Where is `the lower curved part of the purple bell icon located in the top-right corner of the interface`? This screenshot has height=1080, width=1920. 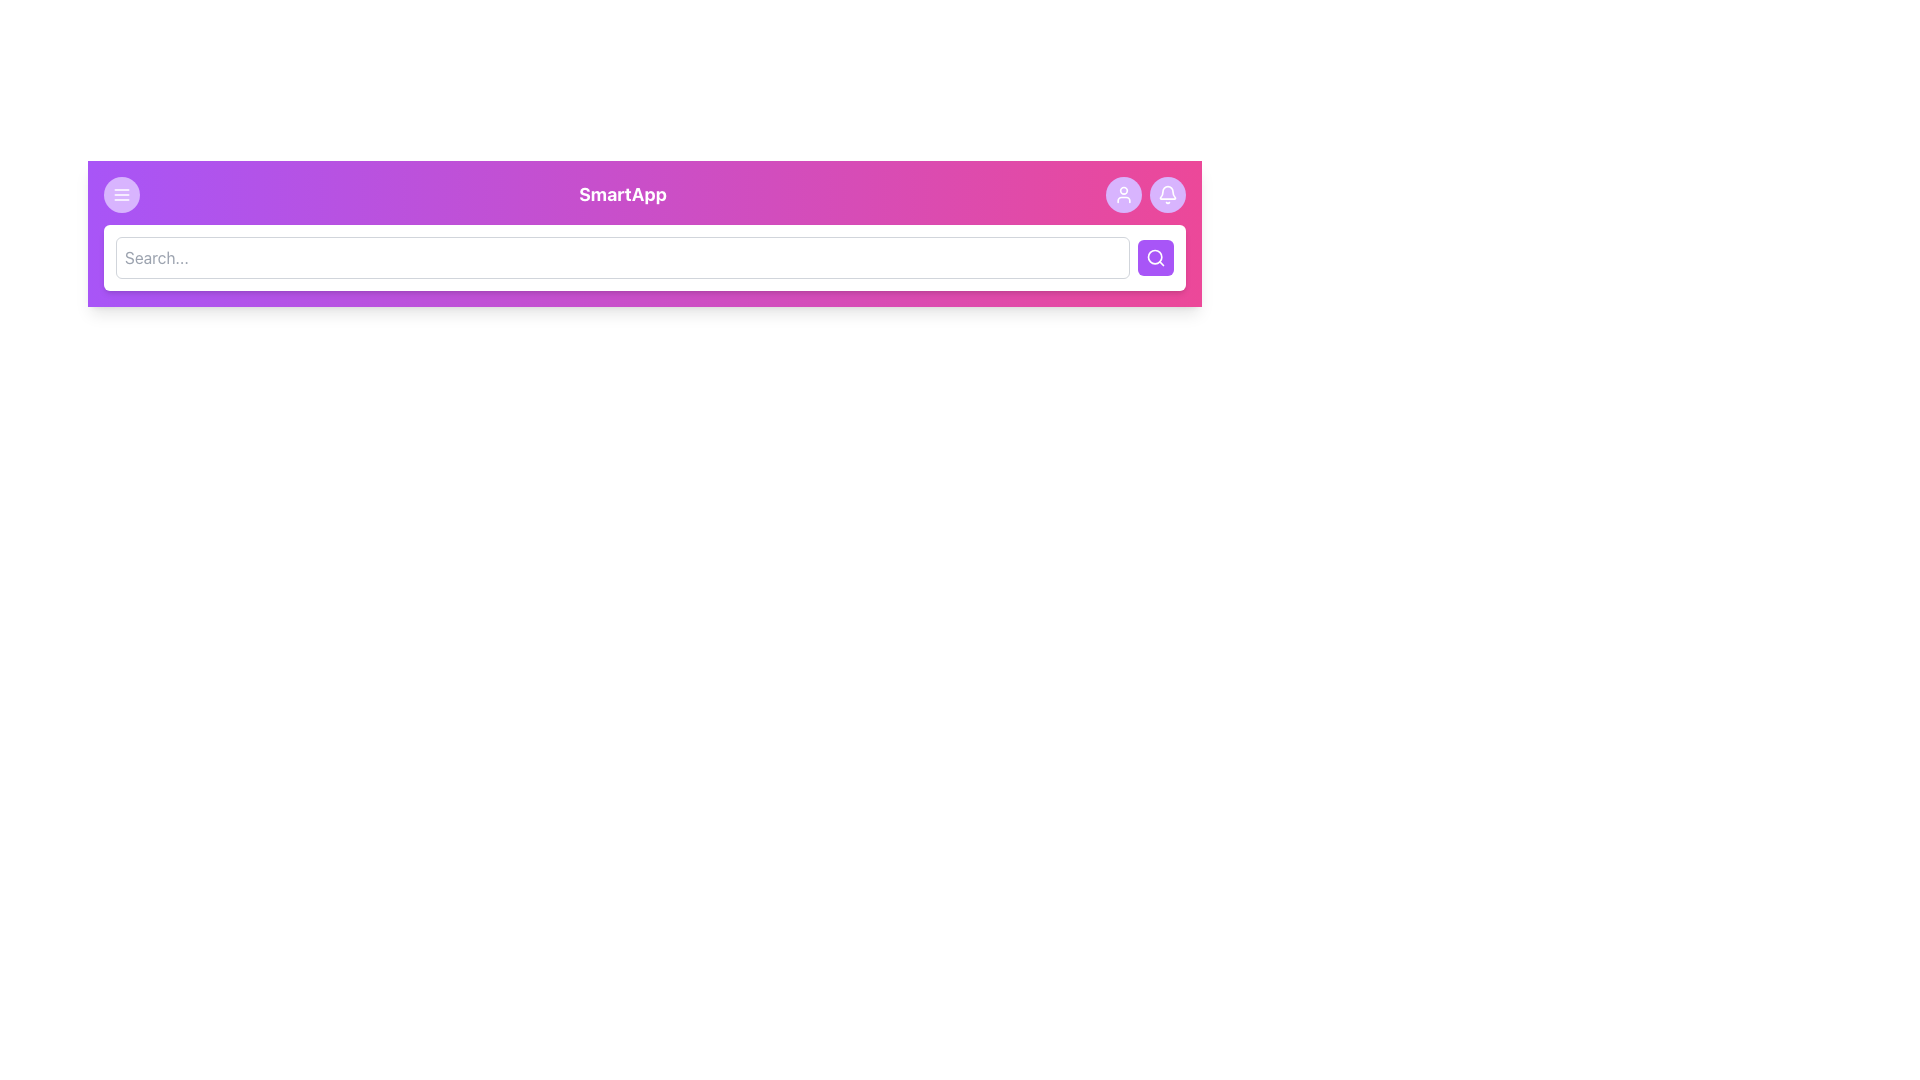
the lower curved part of the purple bell icon located in the top-right corner of the interface is located at coordinates (1167, 192).